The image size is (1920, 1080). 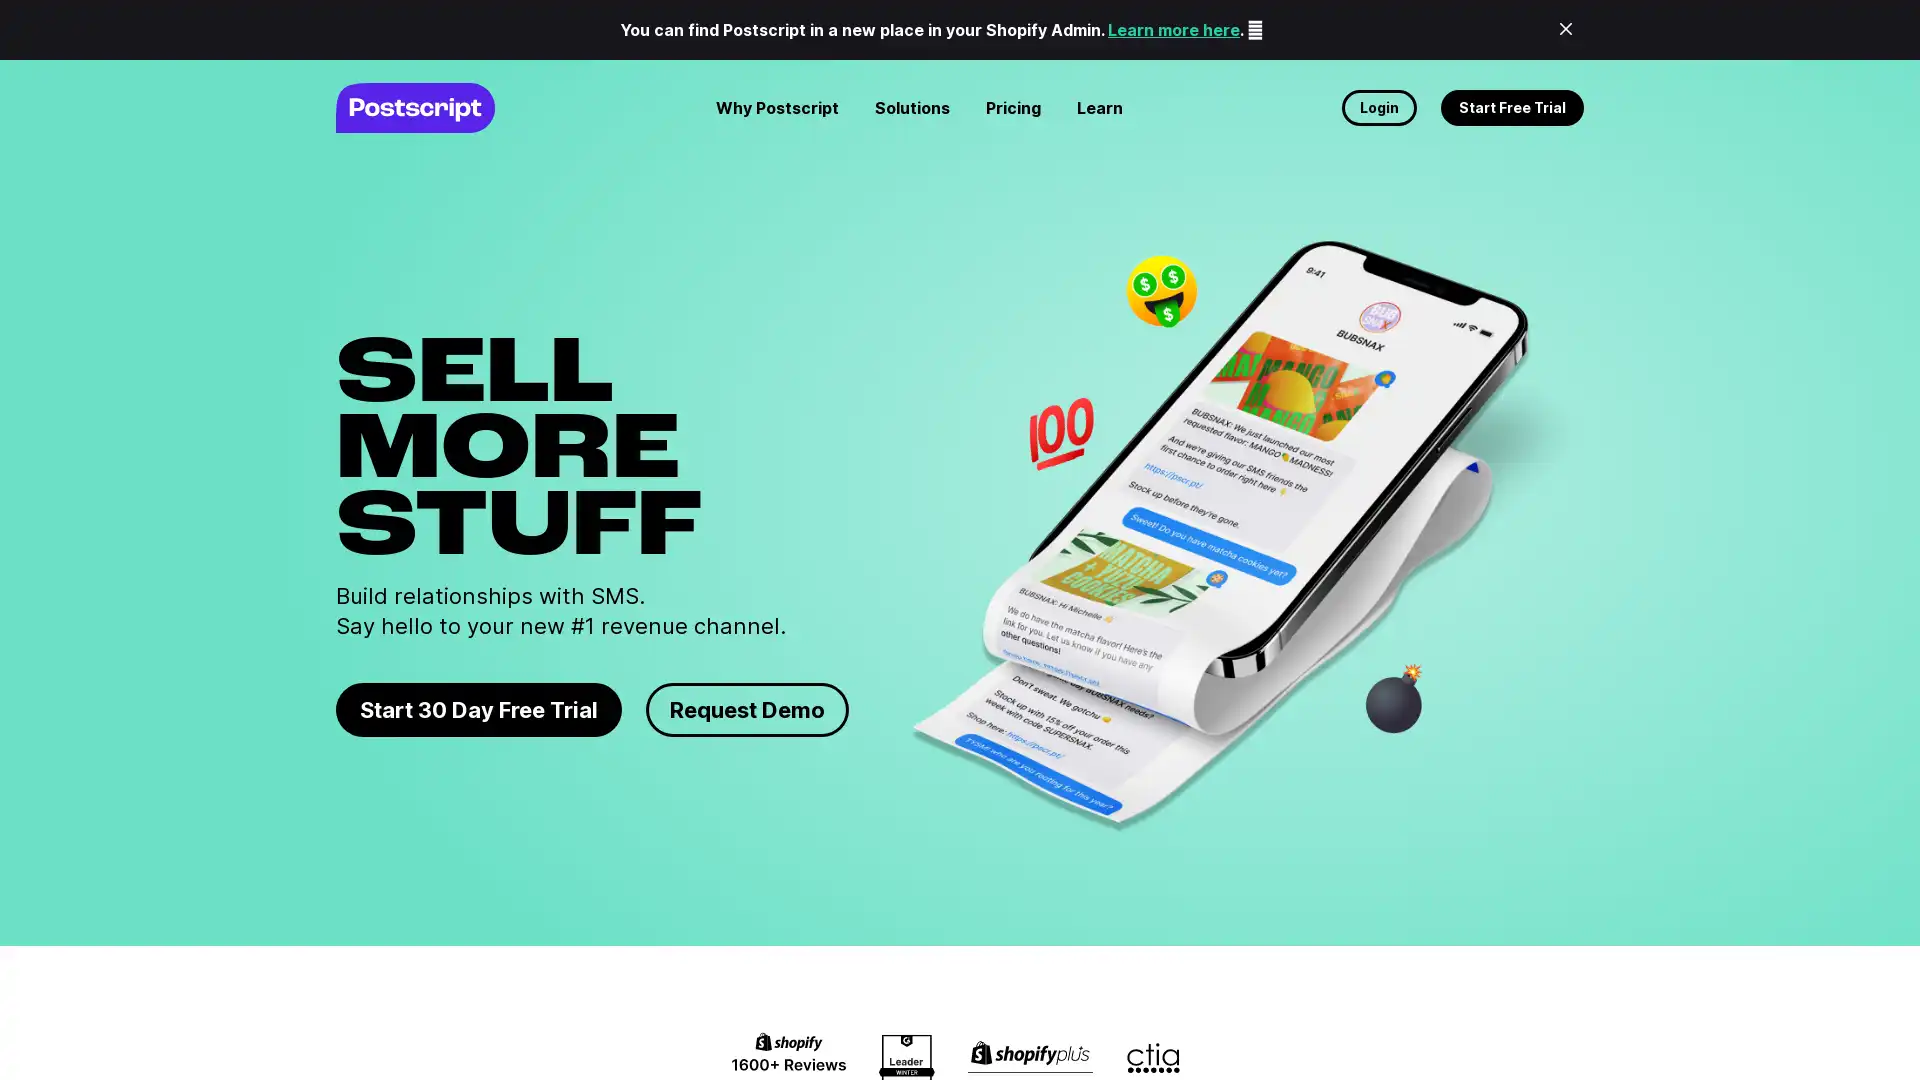 I want to click on Pricing, so click(x=1012, y=107).